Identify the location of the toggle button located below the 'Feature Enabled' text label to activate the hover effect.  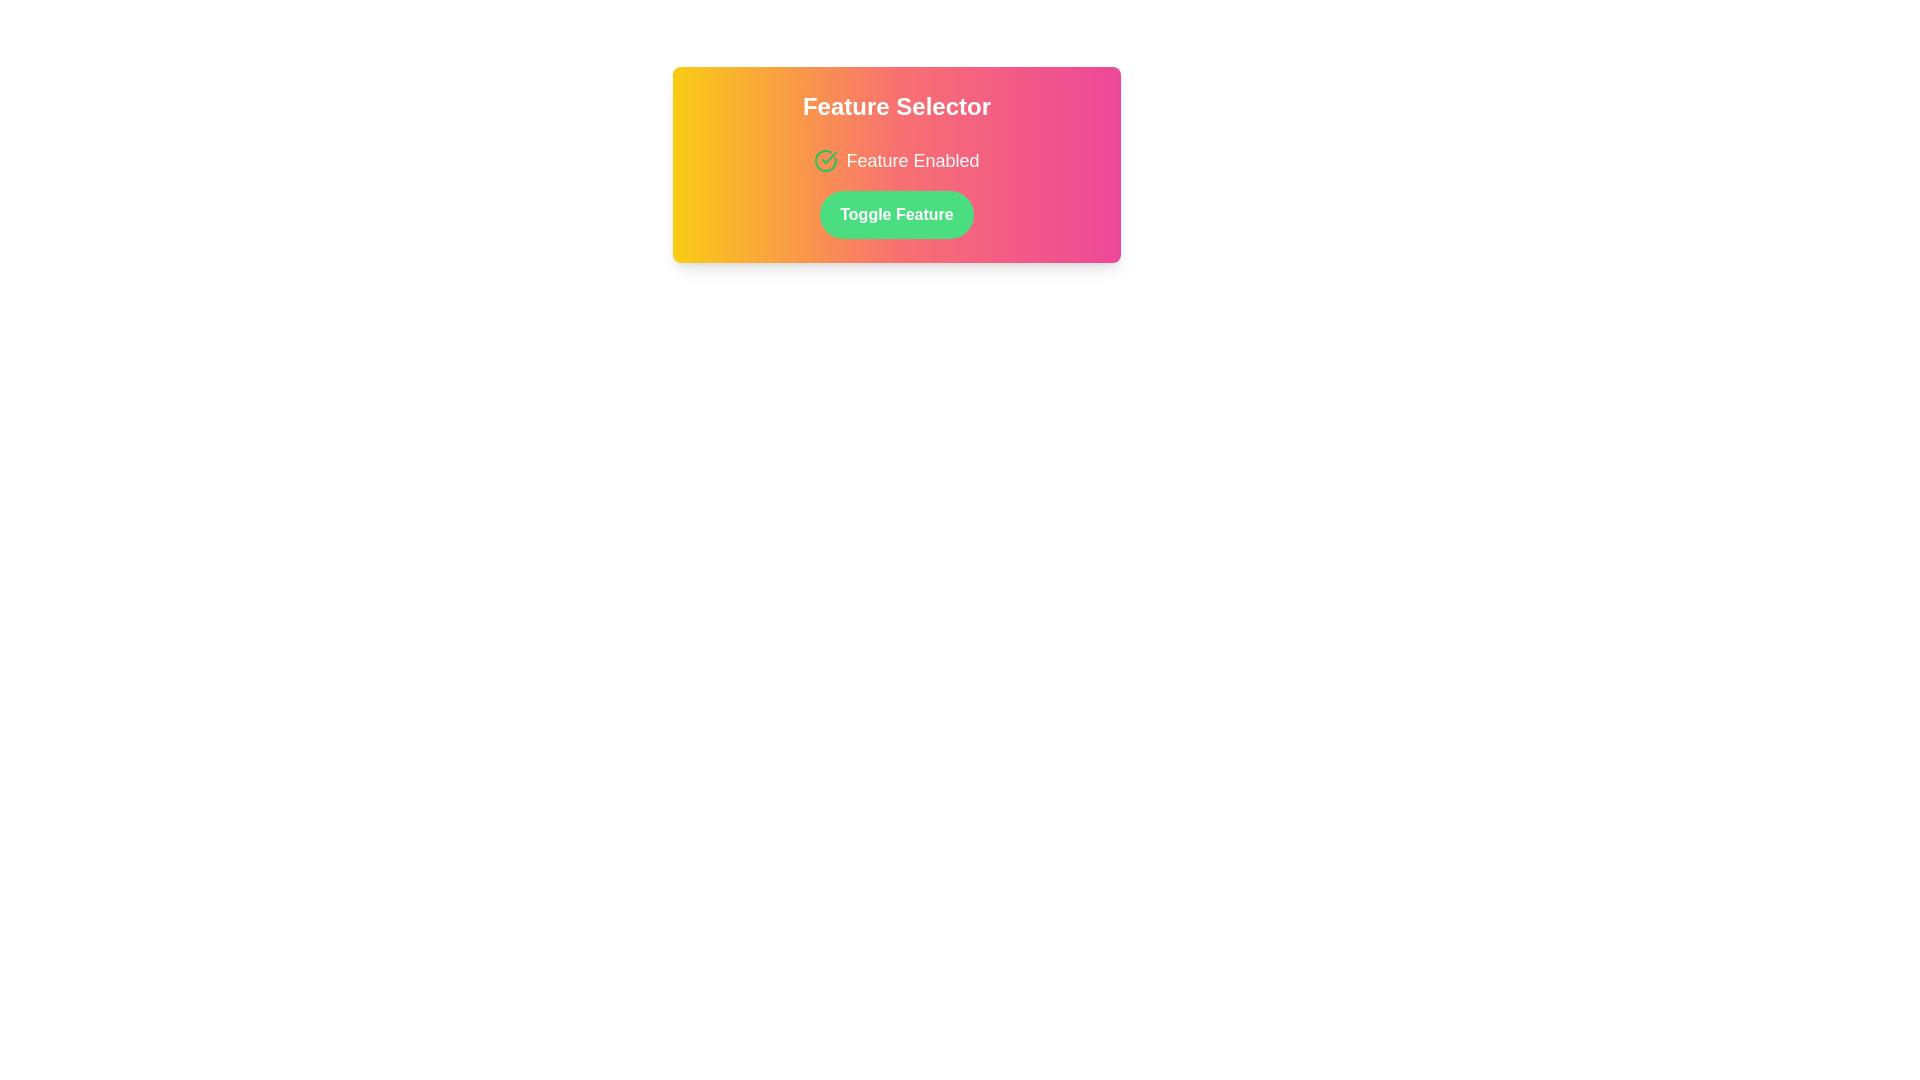
(896, 215).